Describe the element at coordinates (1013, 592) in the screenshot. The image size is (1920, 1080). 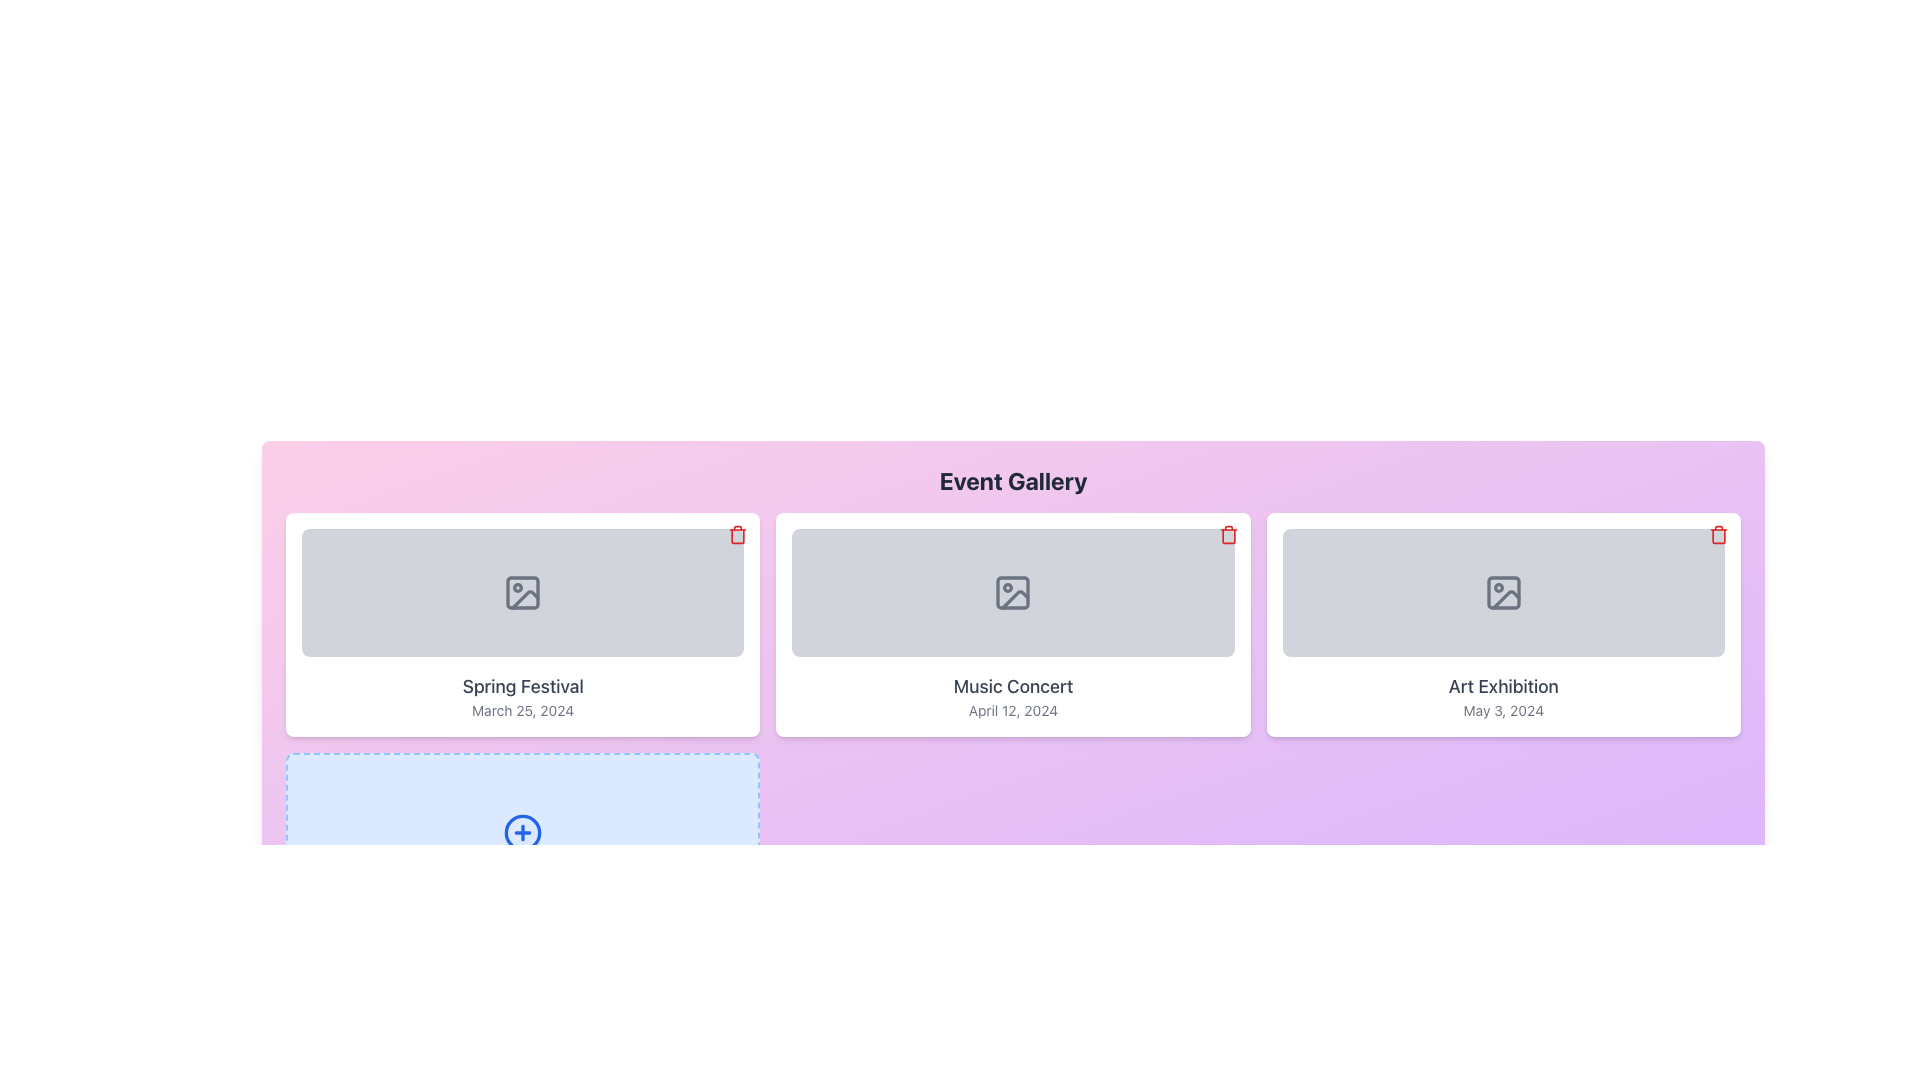
I see `the large gray image placeholder located at the top center of the 'Music Concert' card, which contains a gray image icon and is positioned above the title and date text` at that location.